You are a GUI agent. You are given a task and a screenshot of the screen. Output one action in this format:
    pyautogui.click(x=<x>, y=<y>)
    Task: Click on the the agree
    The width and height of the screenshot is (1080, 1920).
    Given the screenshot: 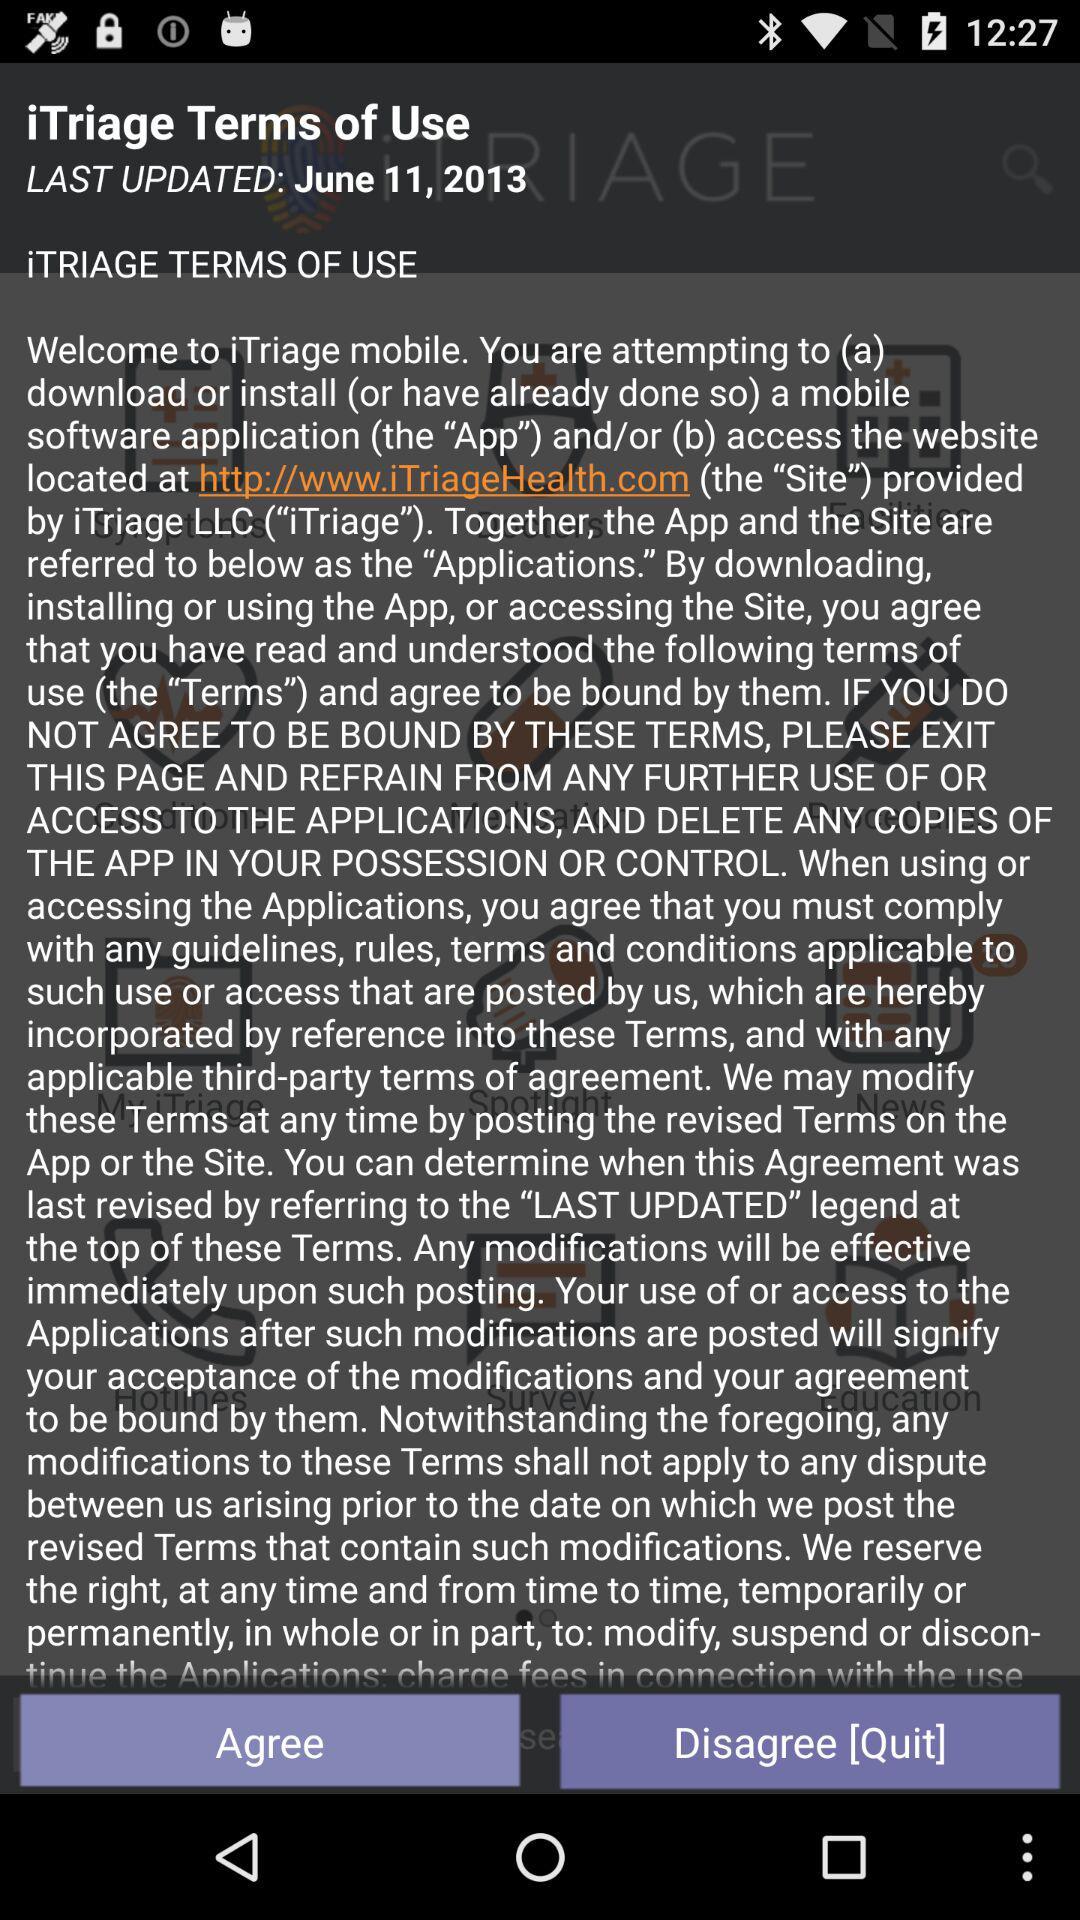 What is the action you would take?
    pyautogui.click(x=270, y=1740)
    